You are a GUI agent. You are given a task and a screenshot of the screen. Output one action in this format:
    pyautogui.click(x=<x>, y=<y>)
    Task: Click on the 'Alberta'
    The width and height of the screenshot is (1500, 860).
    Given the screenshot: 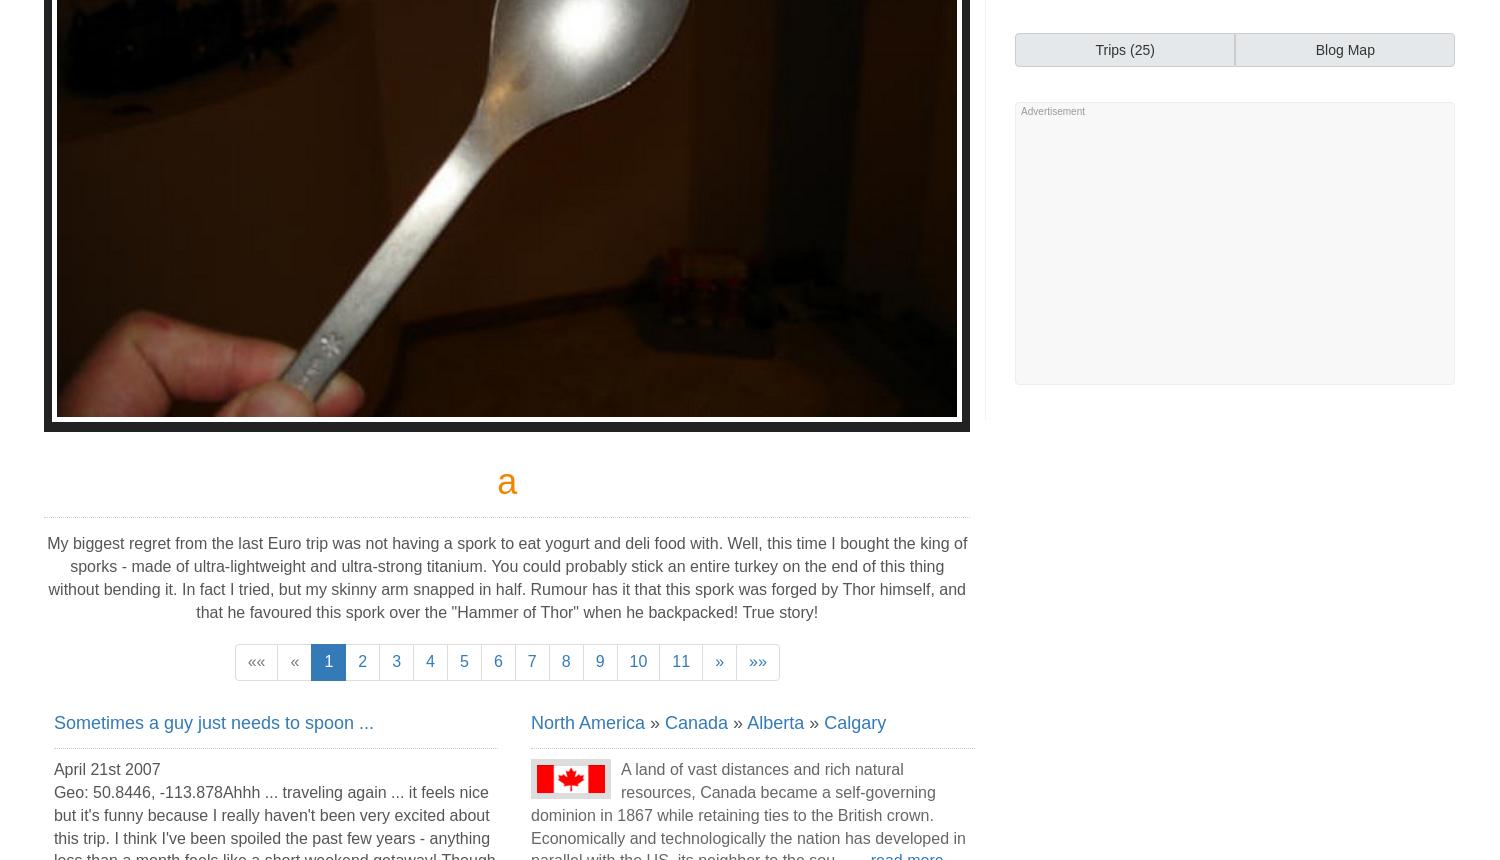 What is the action you would take?
    pyautogui.click(x=746, y=722)
    